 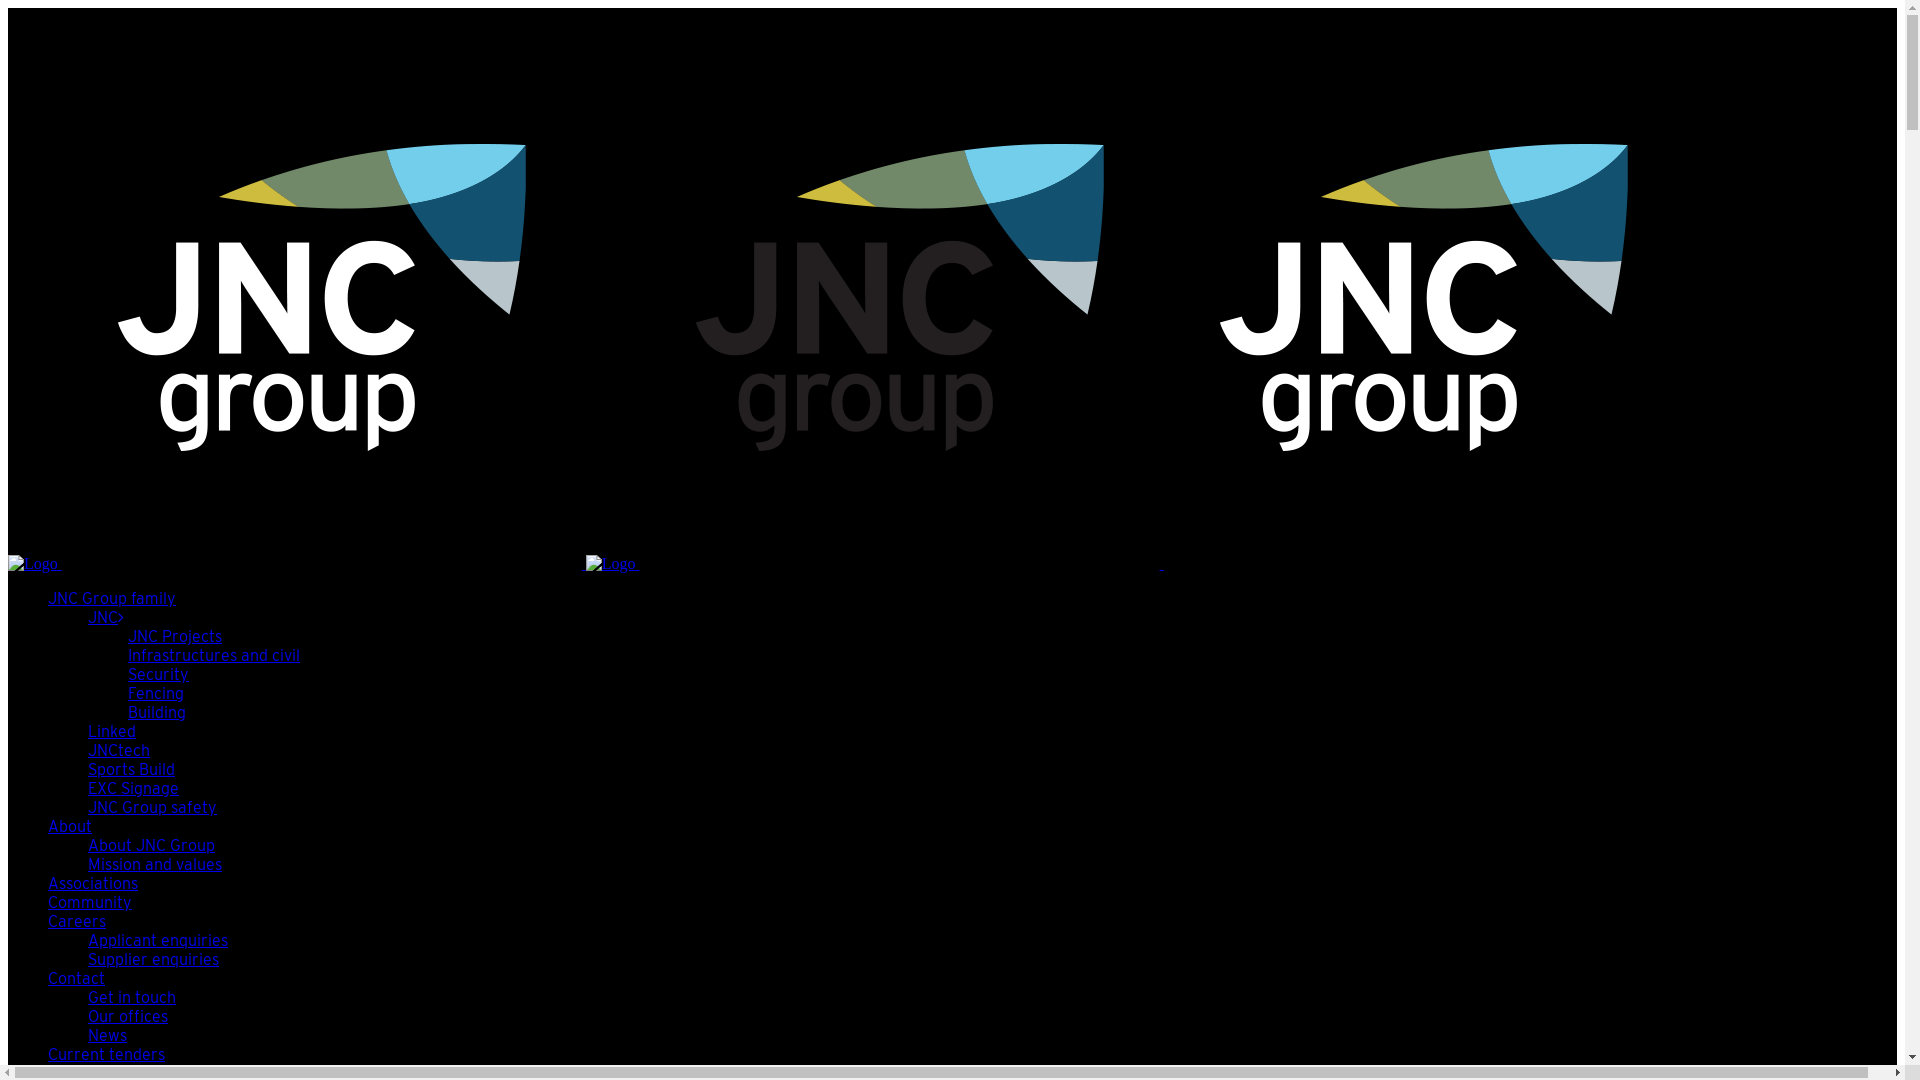 What do you see at coordinates (214, 655) in the screenshot?
I see `'Infrastructures and civil'` at bounding box center [214, 655].